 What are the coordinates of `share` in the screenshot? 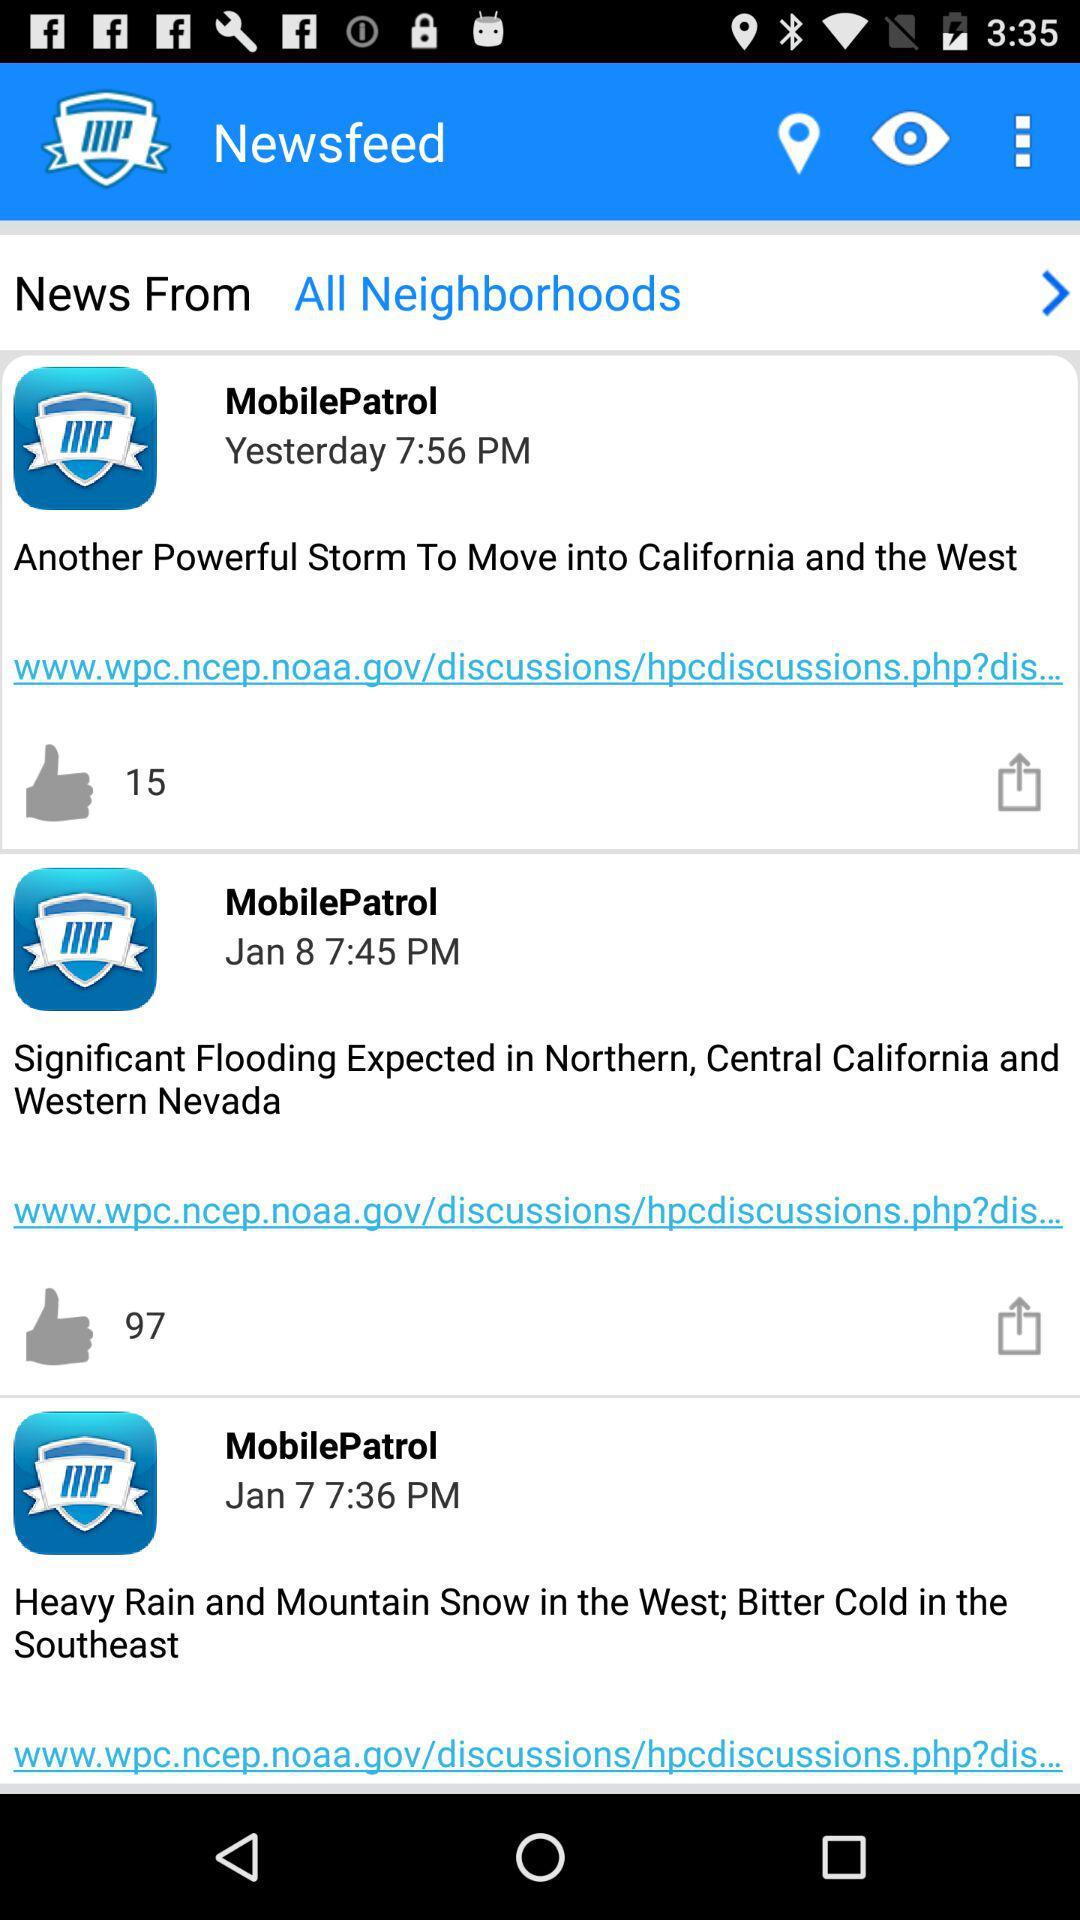 It's located at (1020, 779).